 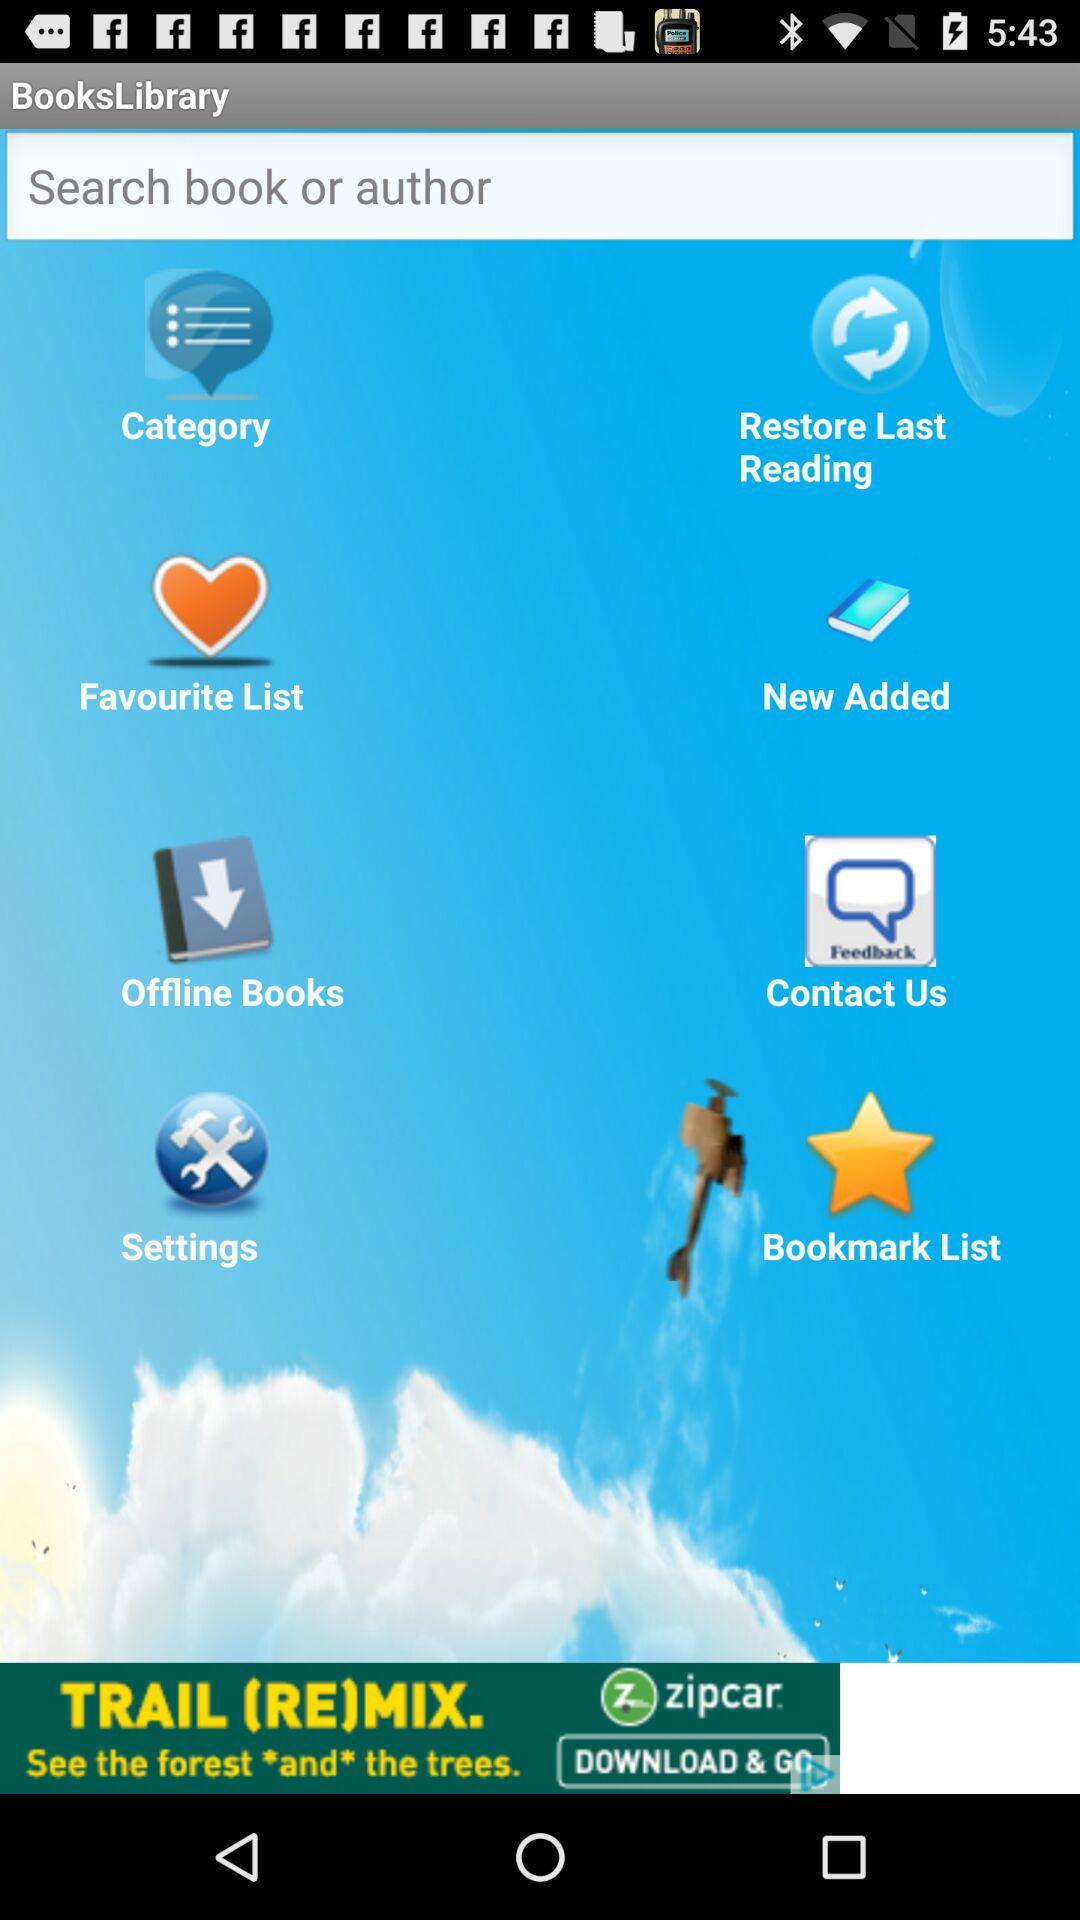 I want to click on search button, so click(x=540, y=192).